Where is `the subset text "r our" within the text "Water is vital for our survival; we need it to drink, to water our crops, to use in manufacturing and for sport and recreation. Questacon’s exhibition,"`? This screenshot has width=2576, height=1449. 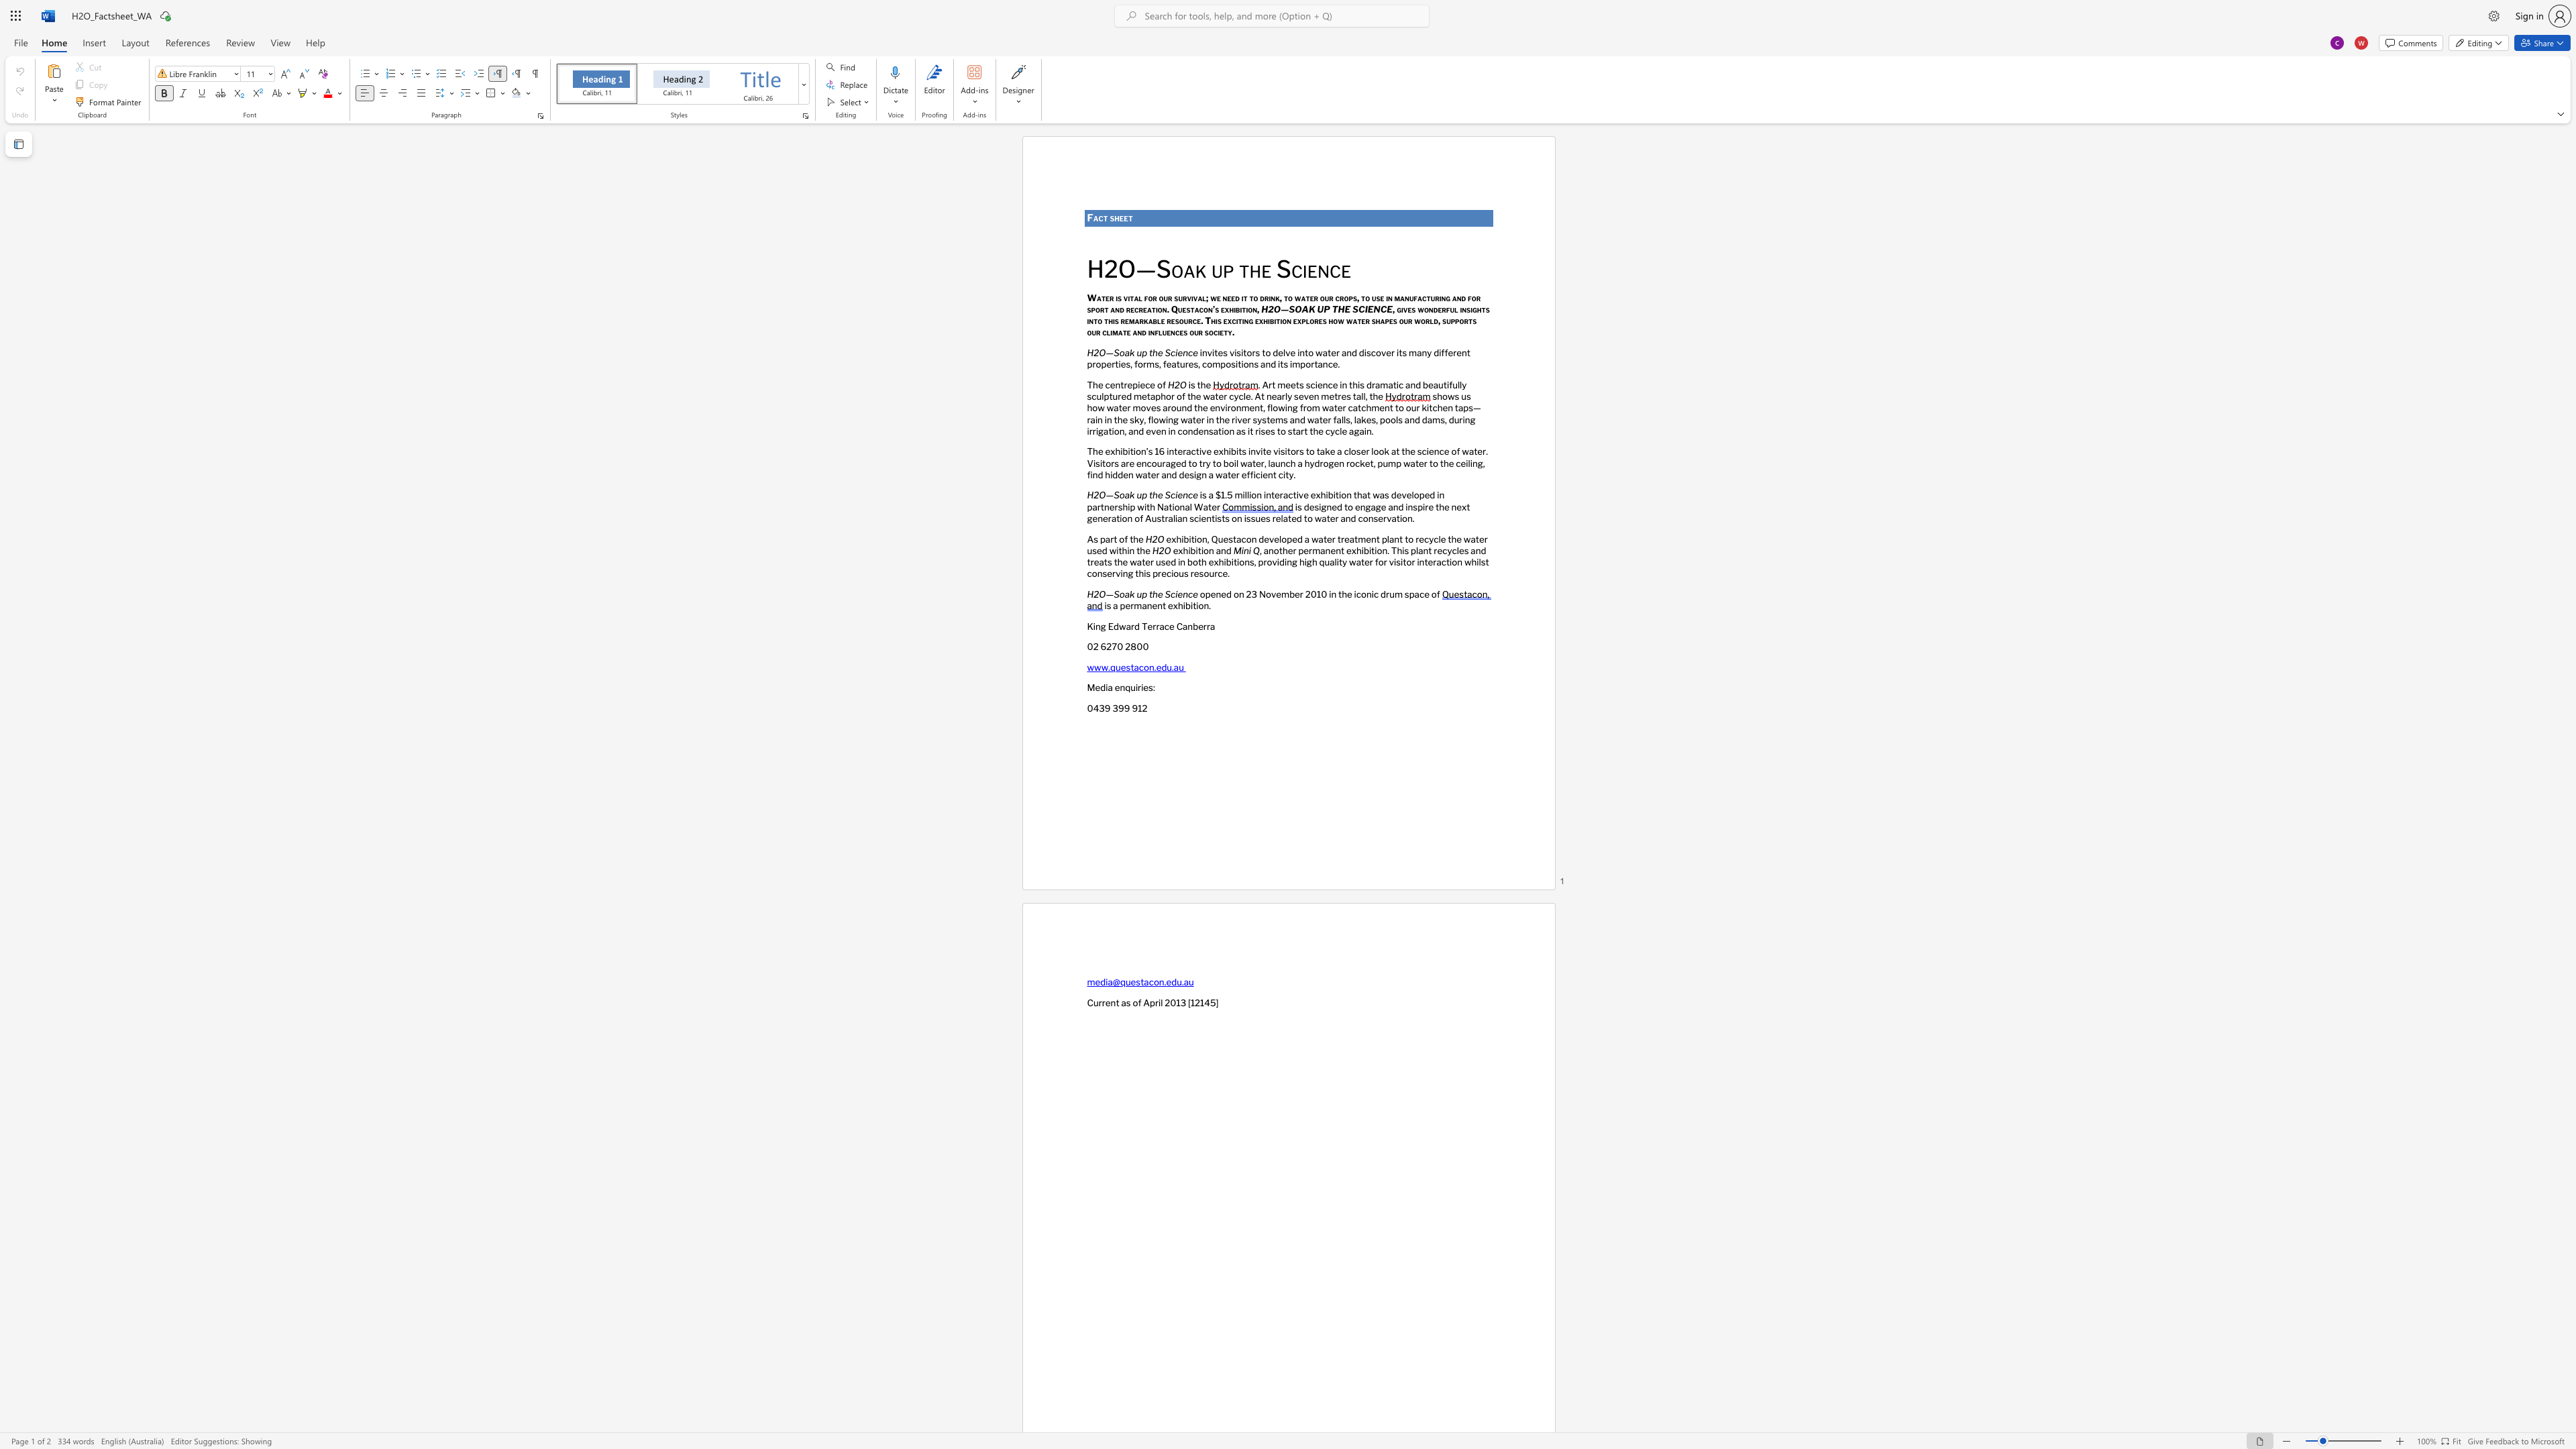 the subset text "r our" within the text "Water is vital for our survival; we need it to drink, to water our crops, to use in manufacturing and for sport and recreation. Questacon’s exhibition," is located at coordinates (1313, 297).